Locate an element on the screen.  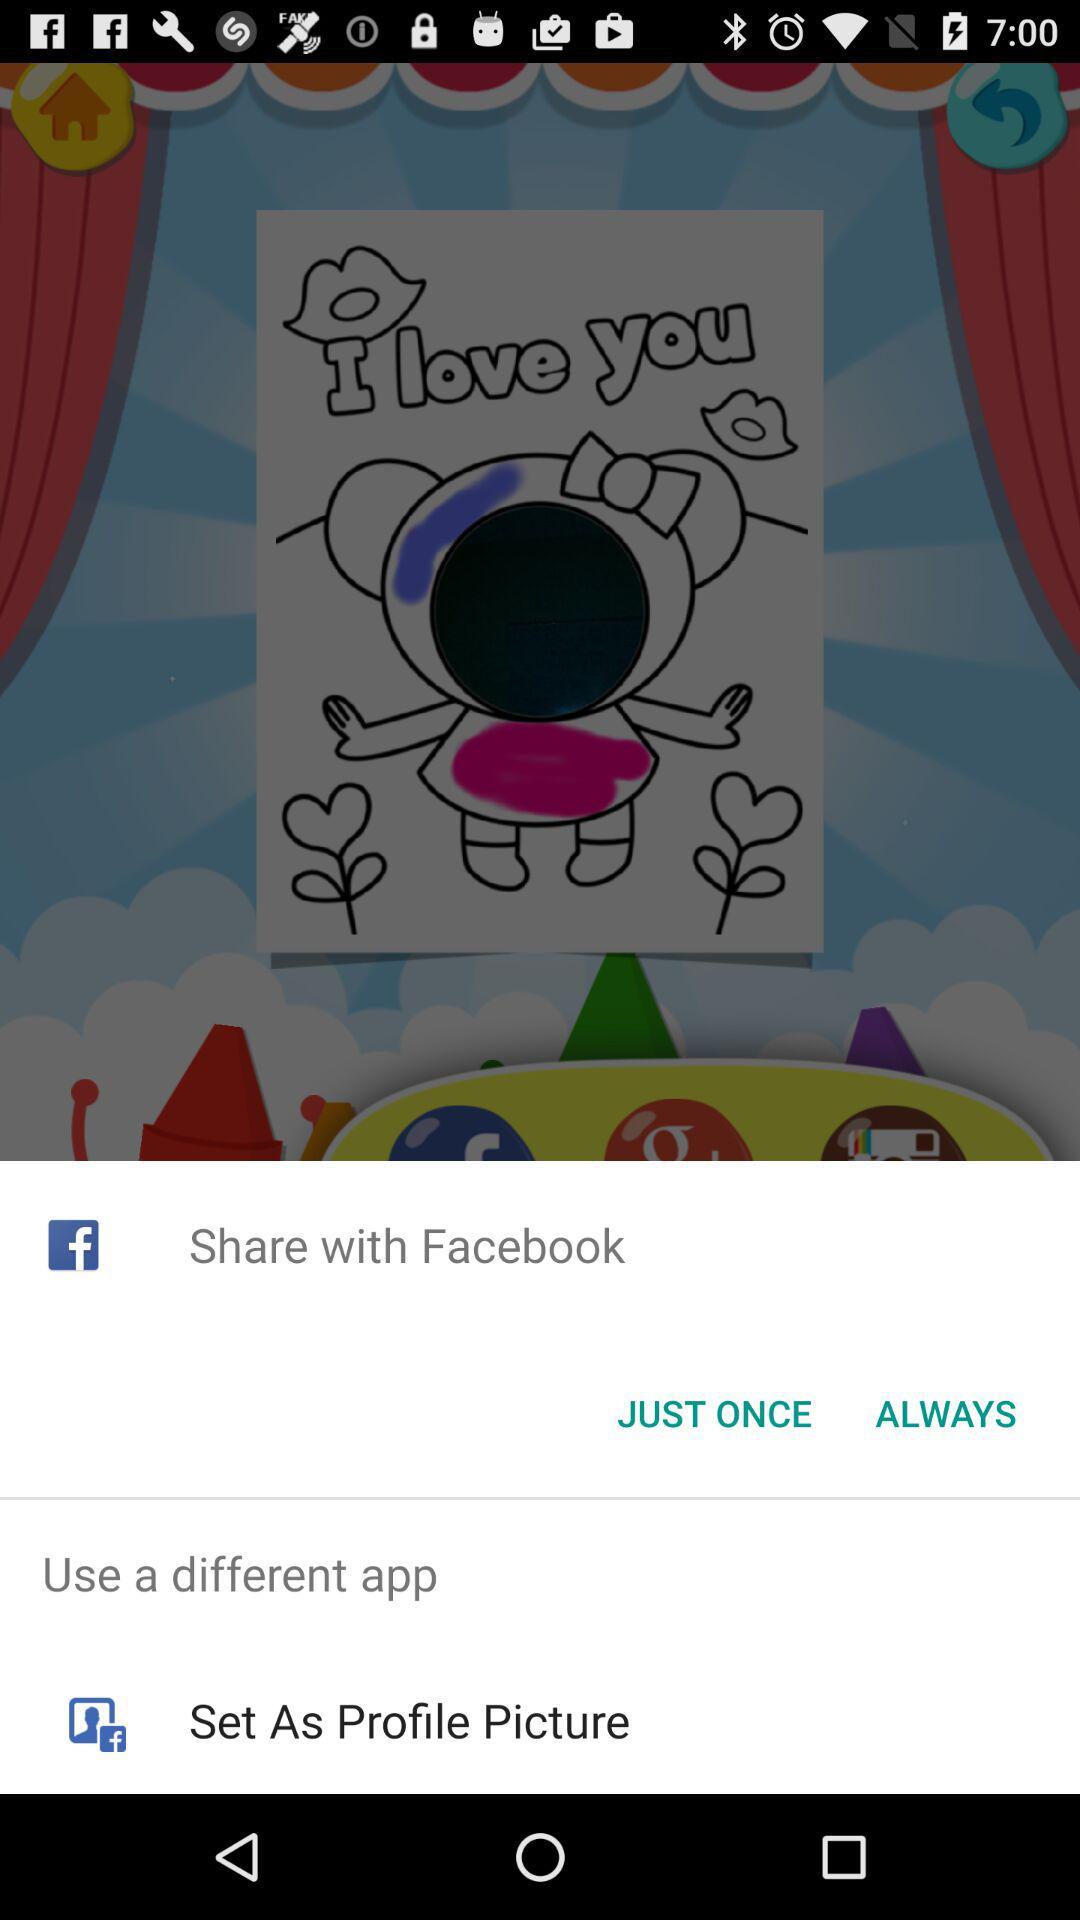
the button to the left of the always button is located at coordinates (713, 1411).